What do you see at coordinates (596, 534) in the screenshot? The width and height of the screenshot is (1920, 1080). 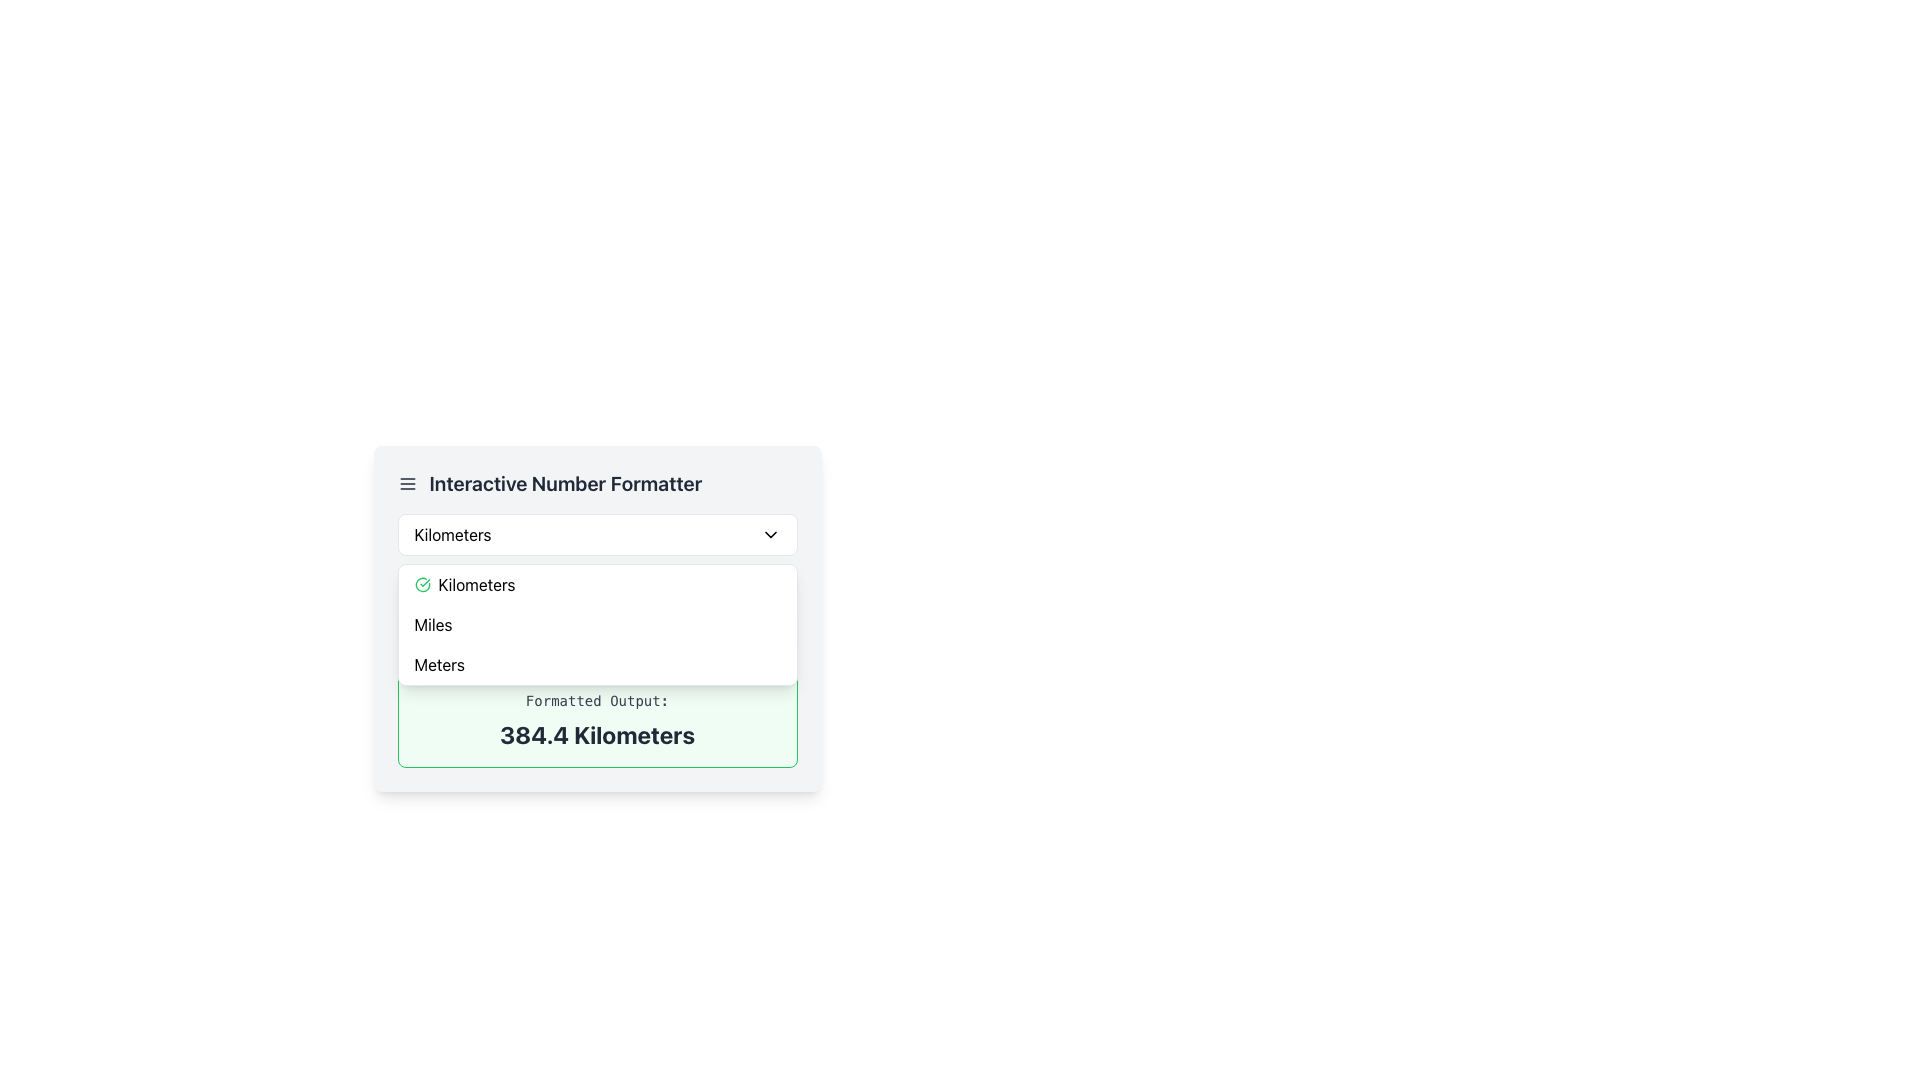 I see `the dropdown menu displaying 'Kilometers' for keyboard interaction` at bounding box center [596, 534].